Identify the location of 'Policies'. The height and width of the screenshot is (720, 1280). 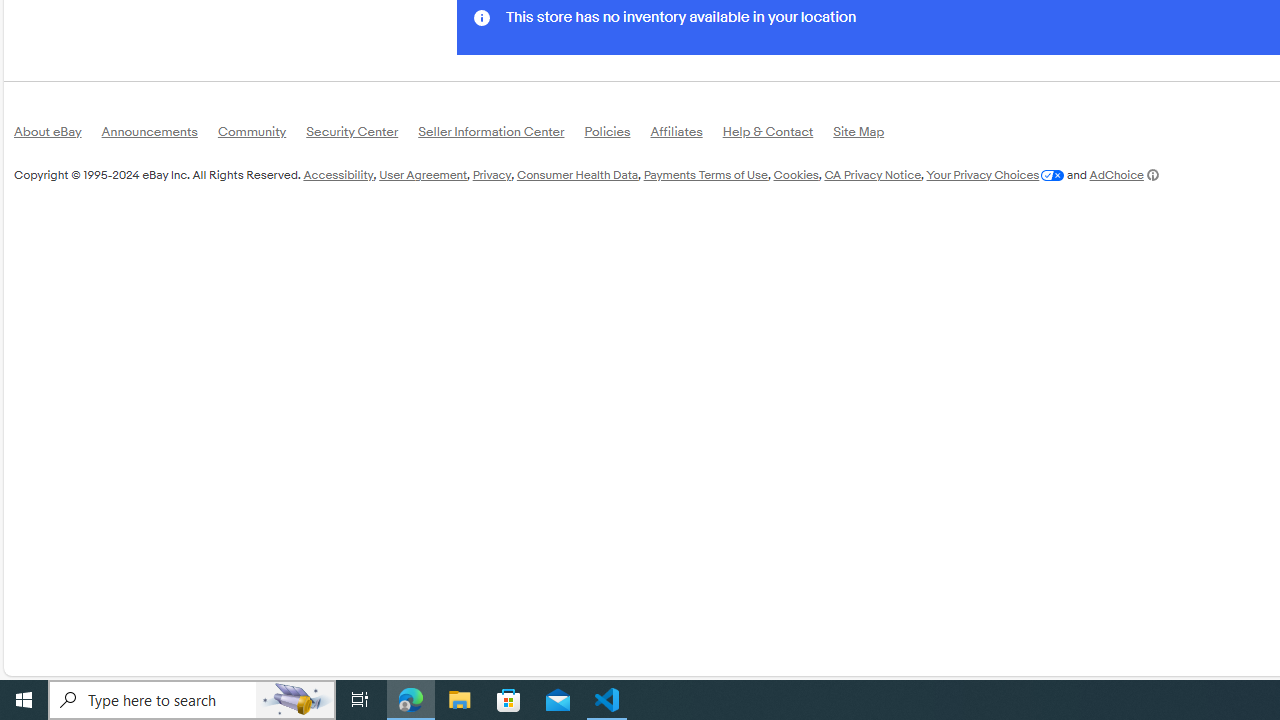
(616, 135).